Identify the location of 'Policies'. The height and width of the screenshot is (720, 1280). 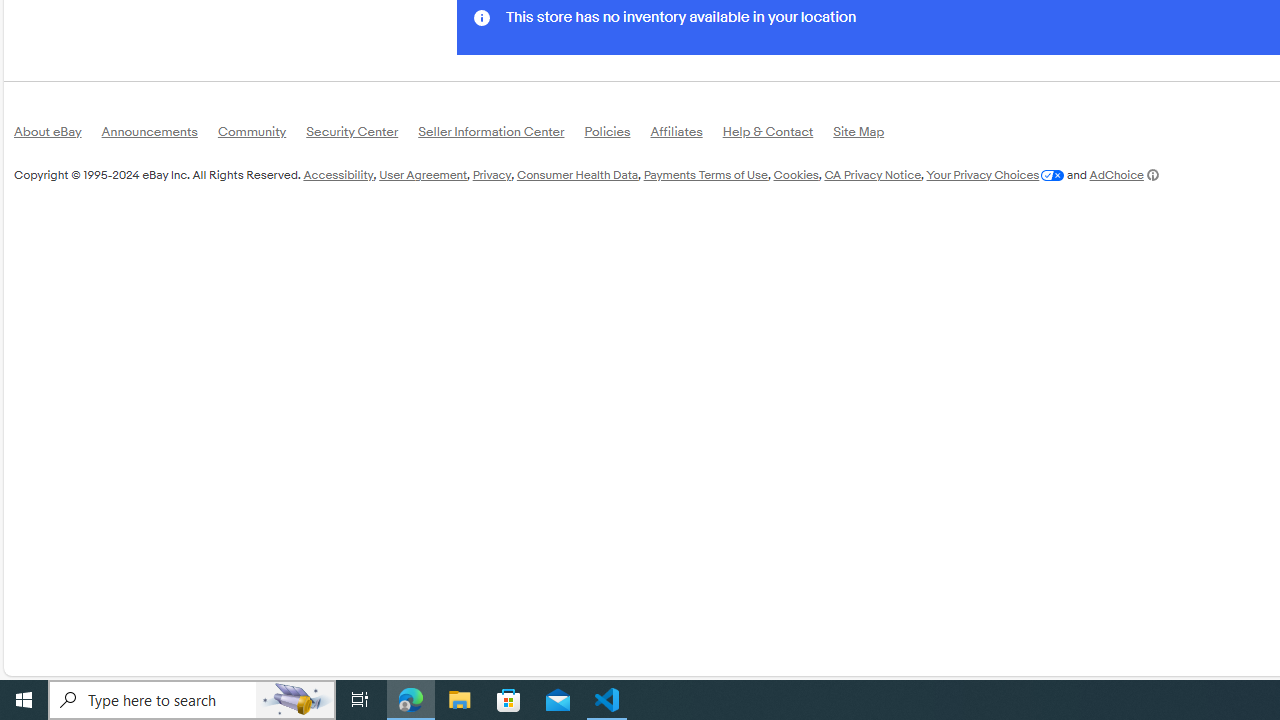
(616, 135).